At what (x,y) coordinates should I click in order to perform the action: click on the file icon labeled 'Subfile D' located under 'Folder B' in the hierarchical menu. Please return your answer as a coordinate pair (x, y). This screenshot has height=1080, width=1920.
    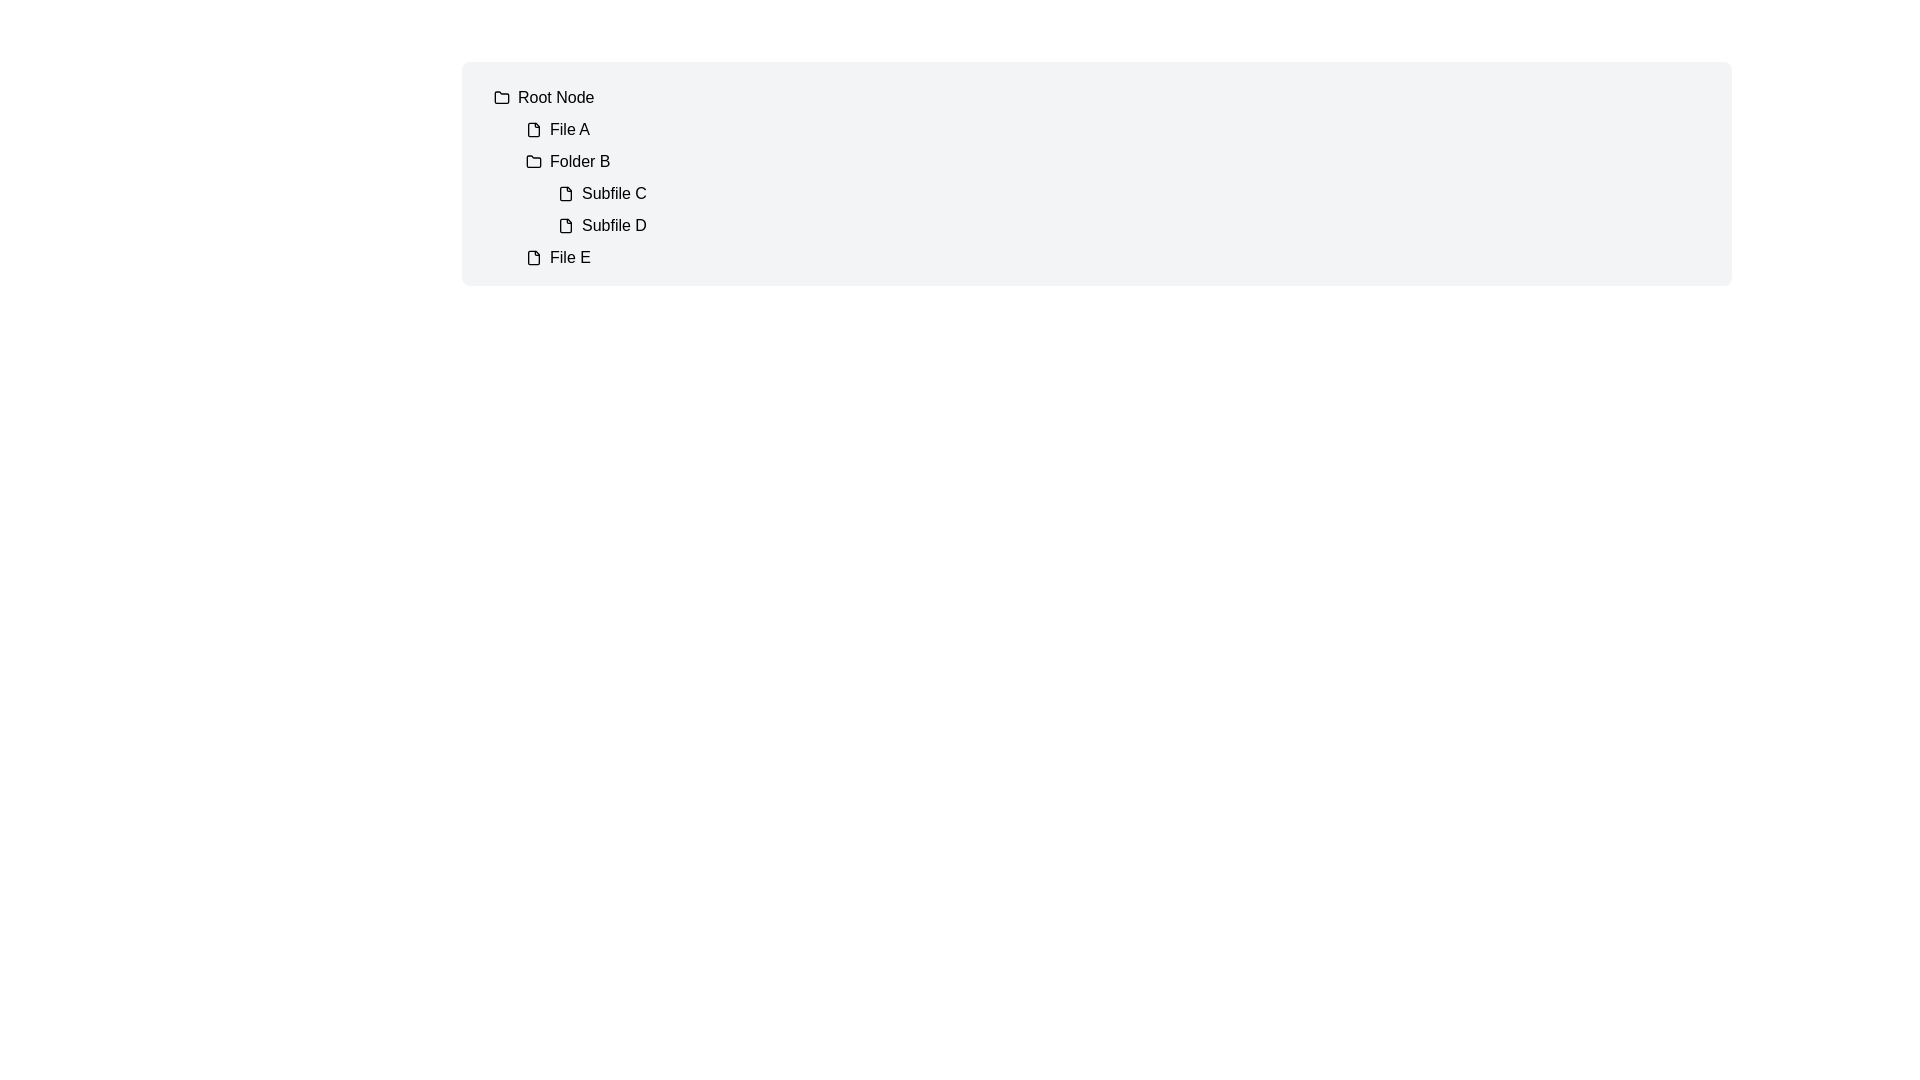
    Looking at the image, I should click on (565, 225).